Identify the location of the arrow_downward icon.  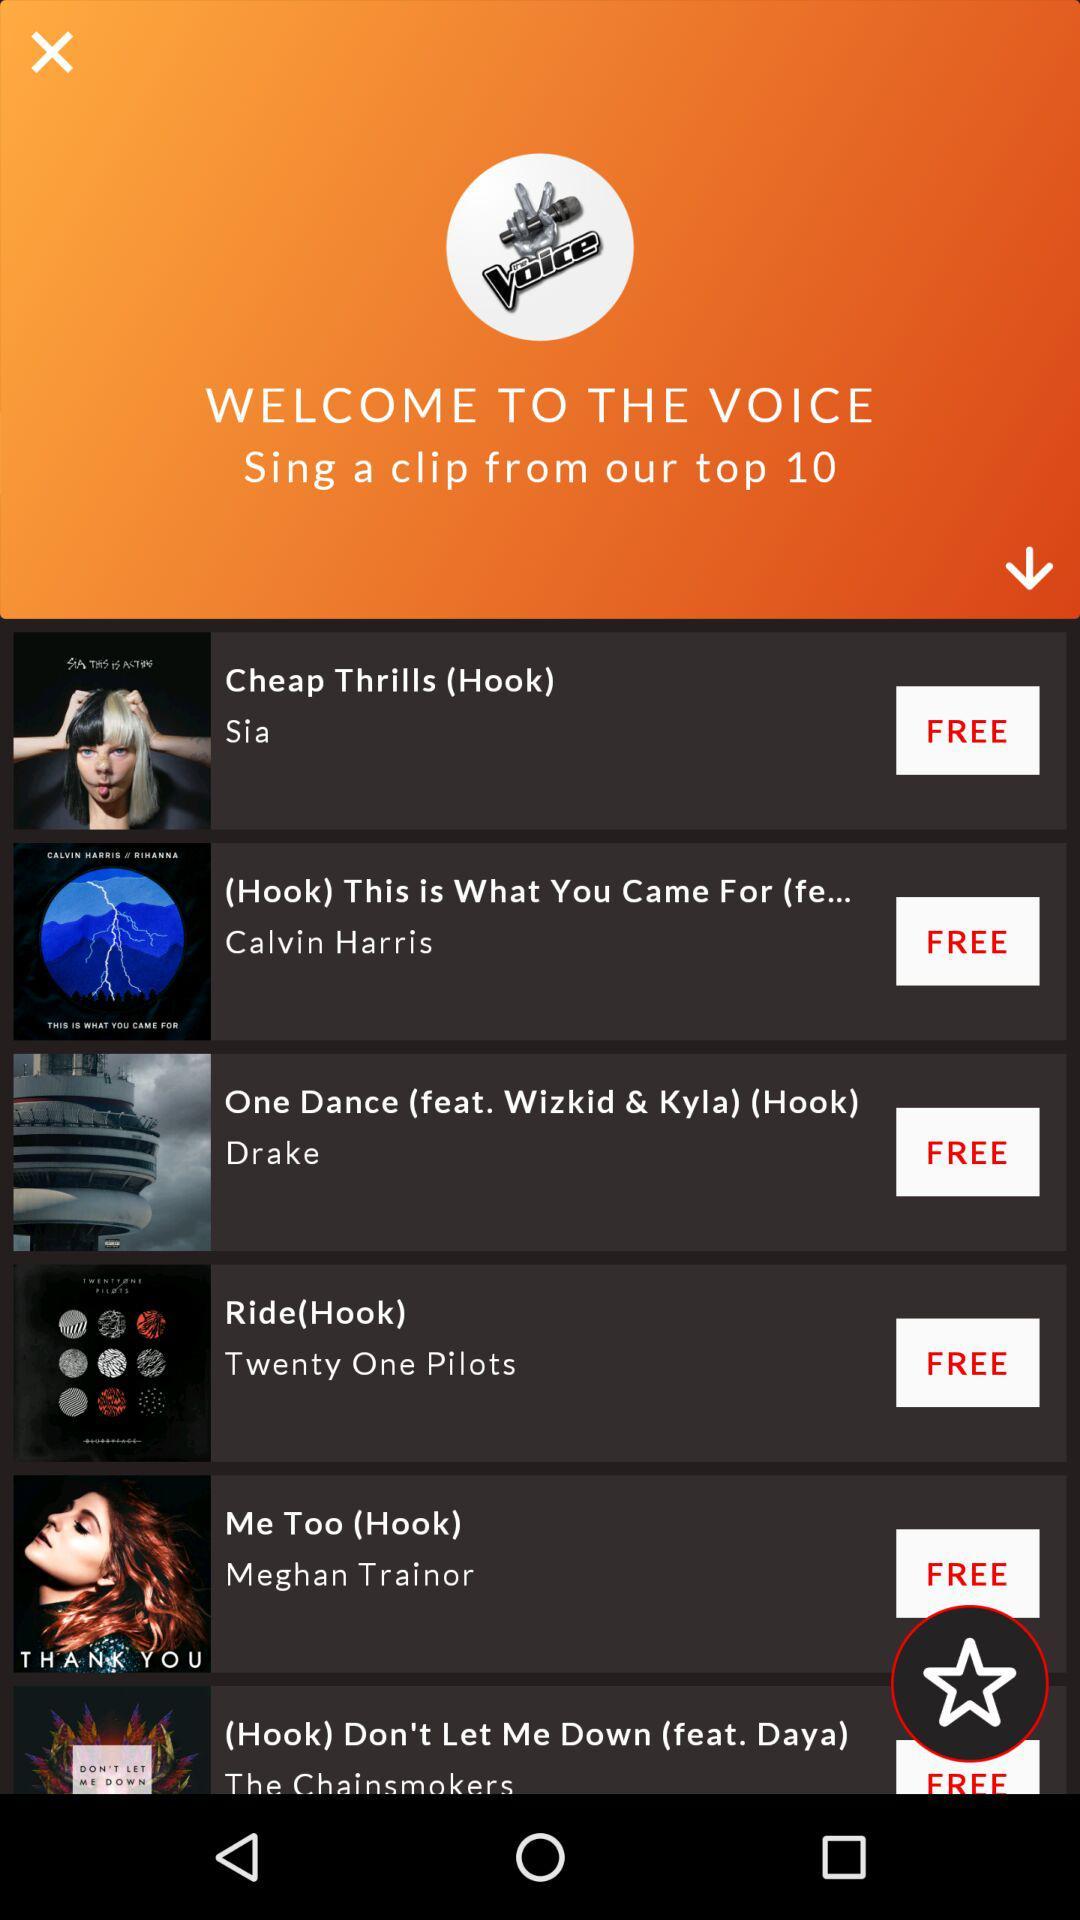
(1032, 556).